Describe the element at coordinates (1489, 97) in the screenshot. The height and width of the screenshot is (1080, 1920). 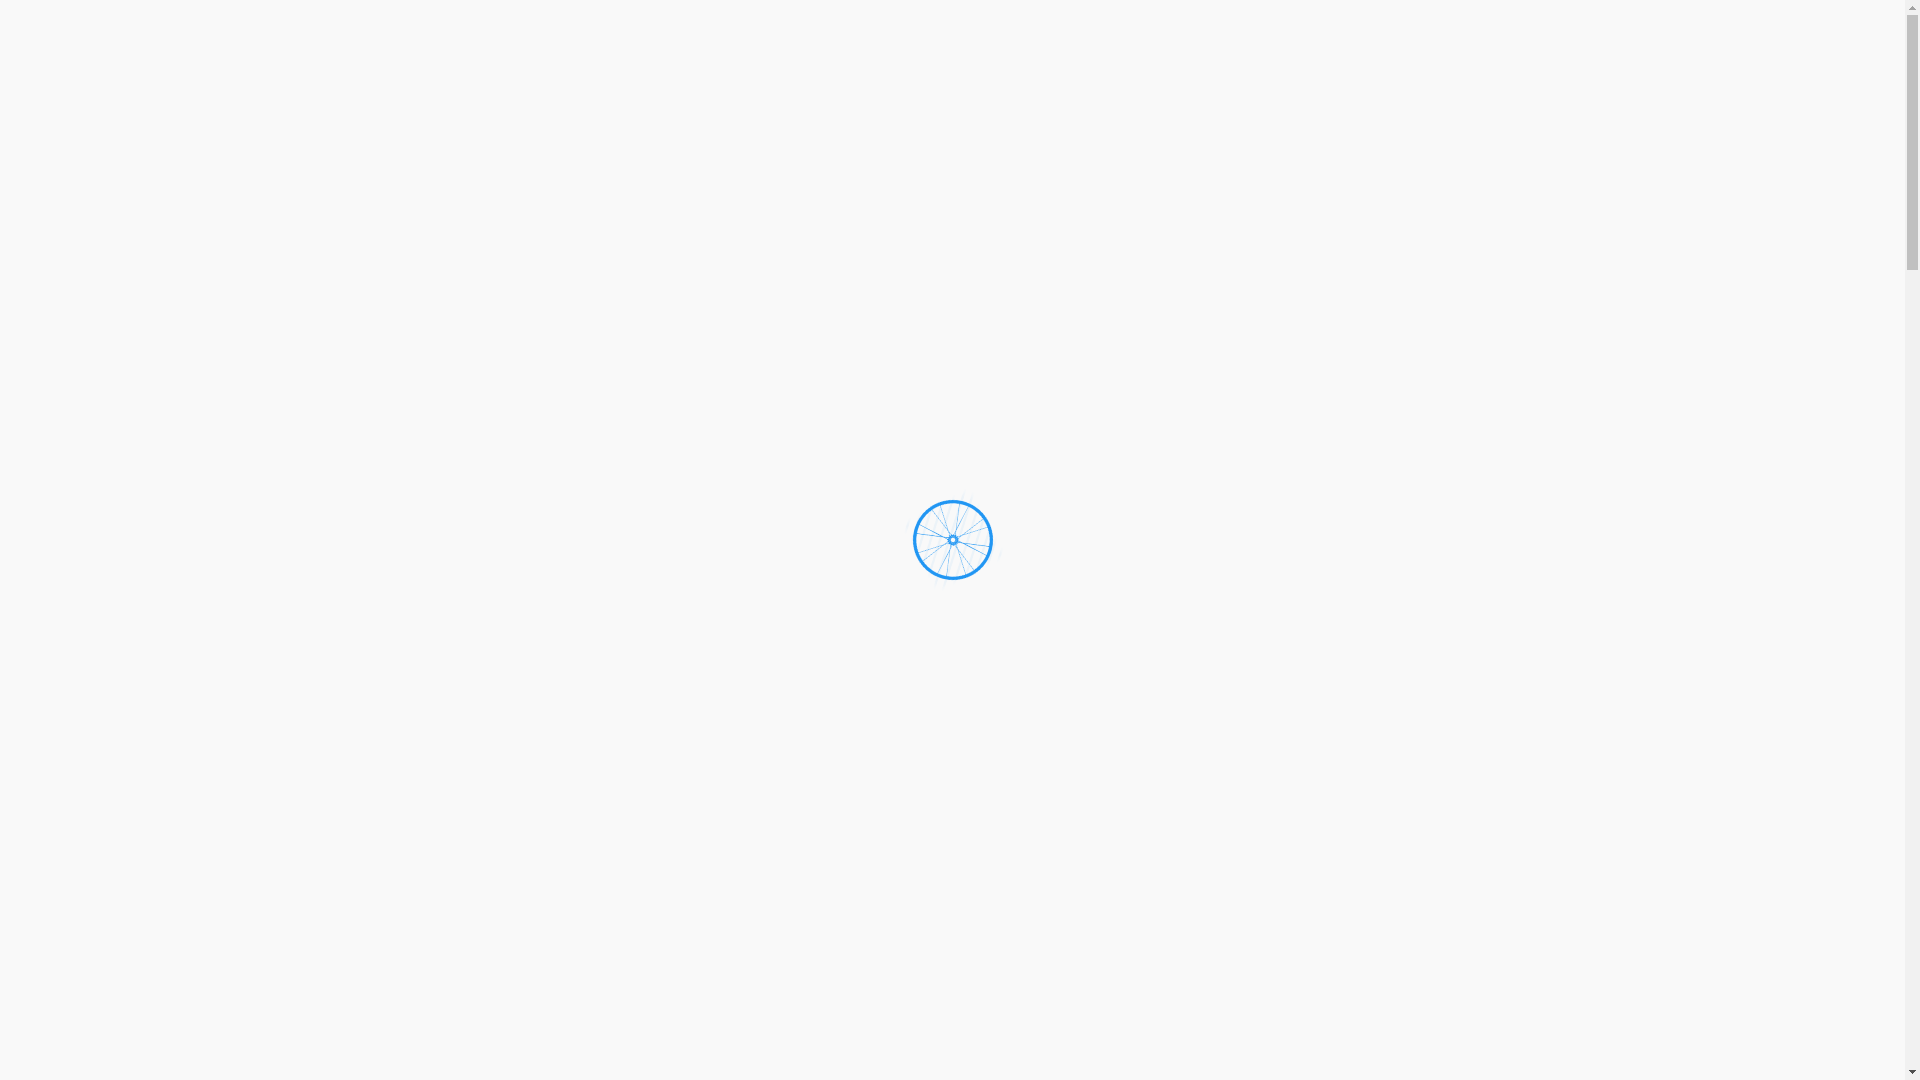
I see `'KONTAKT'` at that location.